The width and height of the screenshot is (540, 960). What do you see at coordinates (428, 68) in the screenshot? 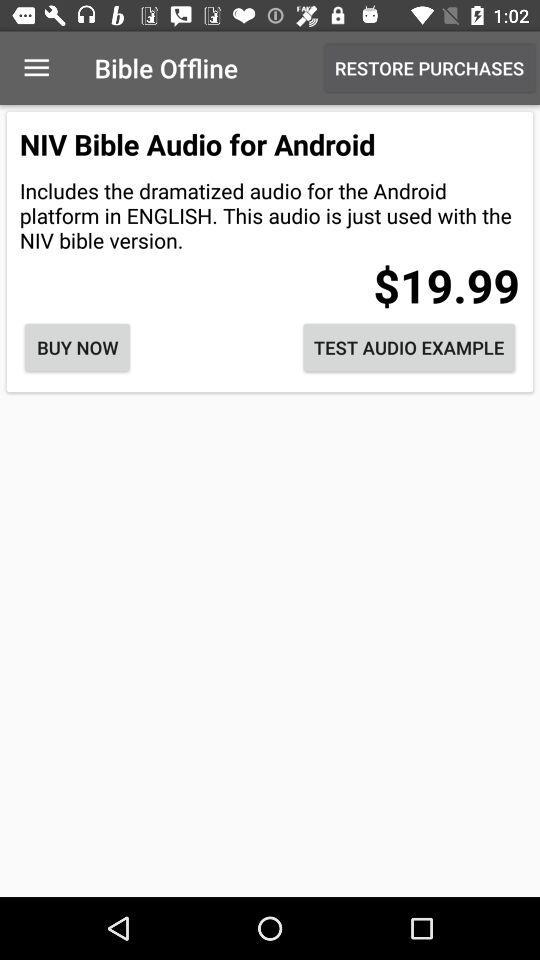
I see `icon to the right of bible offline icon` at bounding box center [428, 68].